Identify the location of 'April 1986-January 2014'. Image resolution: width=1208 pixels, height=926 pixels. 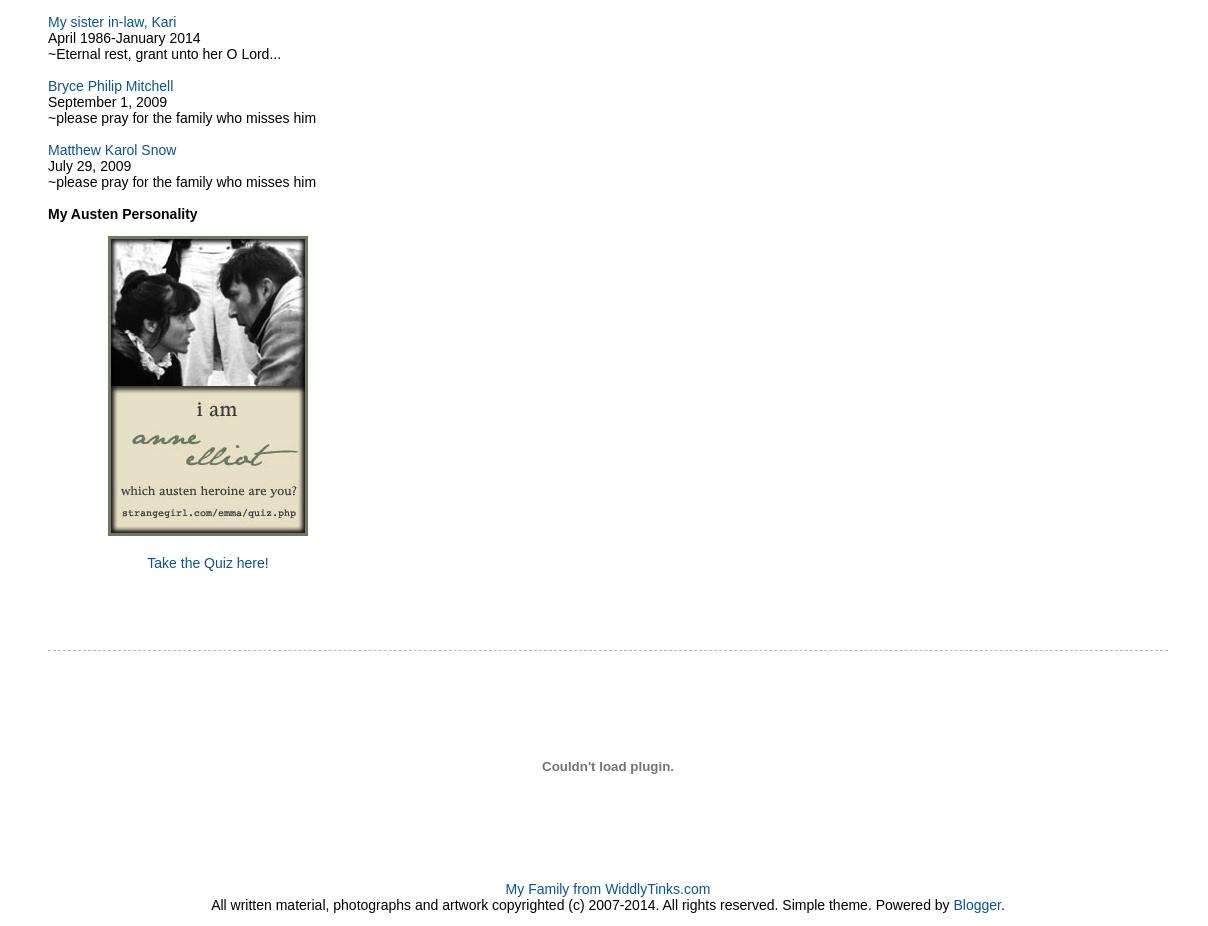
(46, 36).